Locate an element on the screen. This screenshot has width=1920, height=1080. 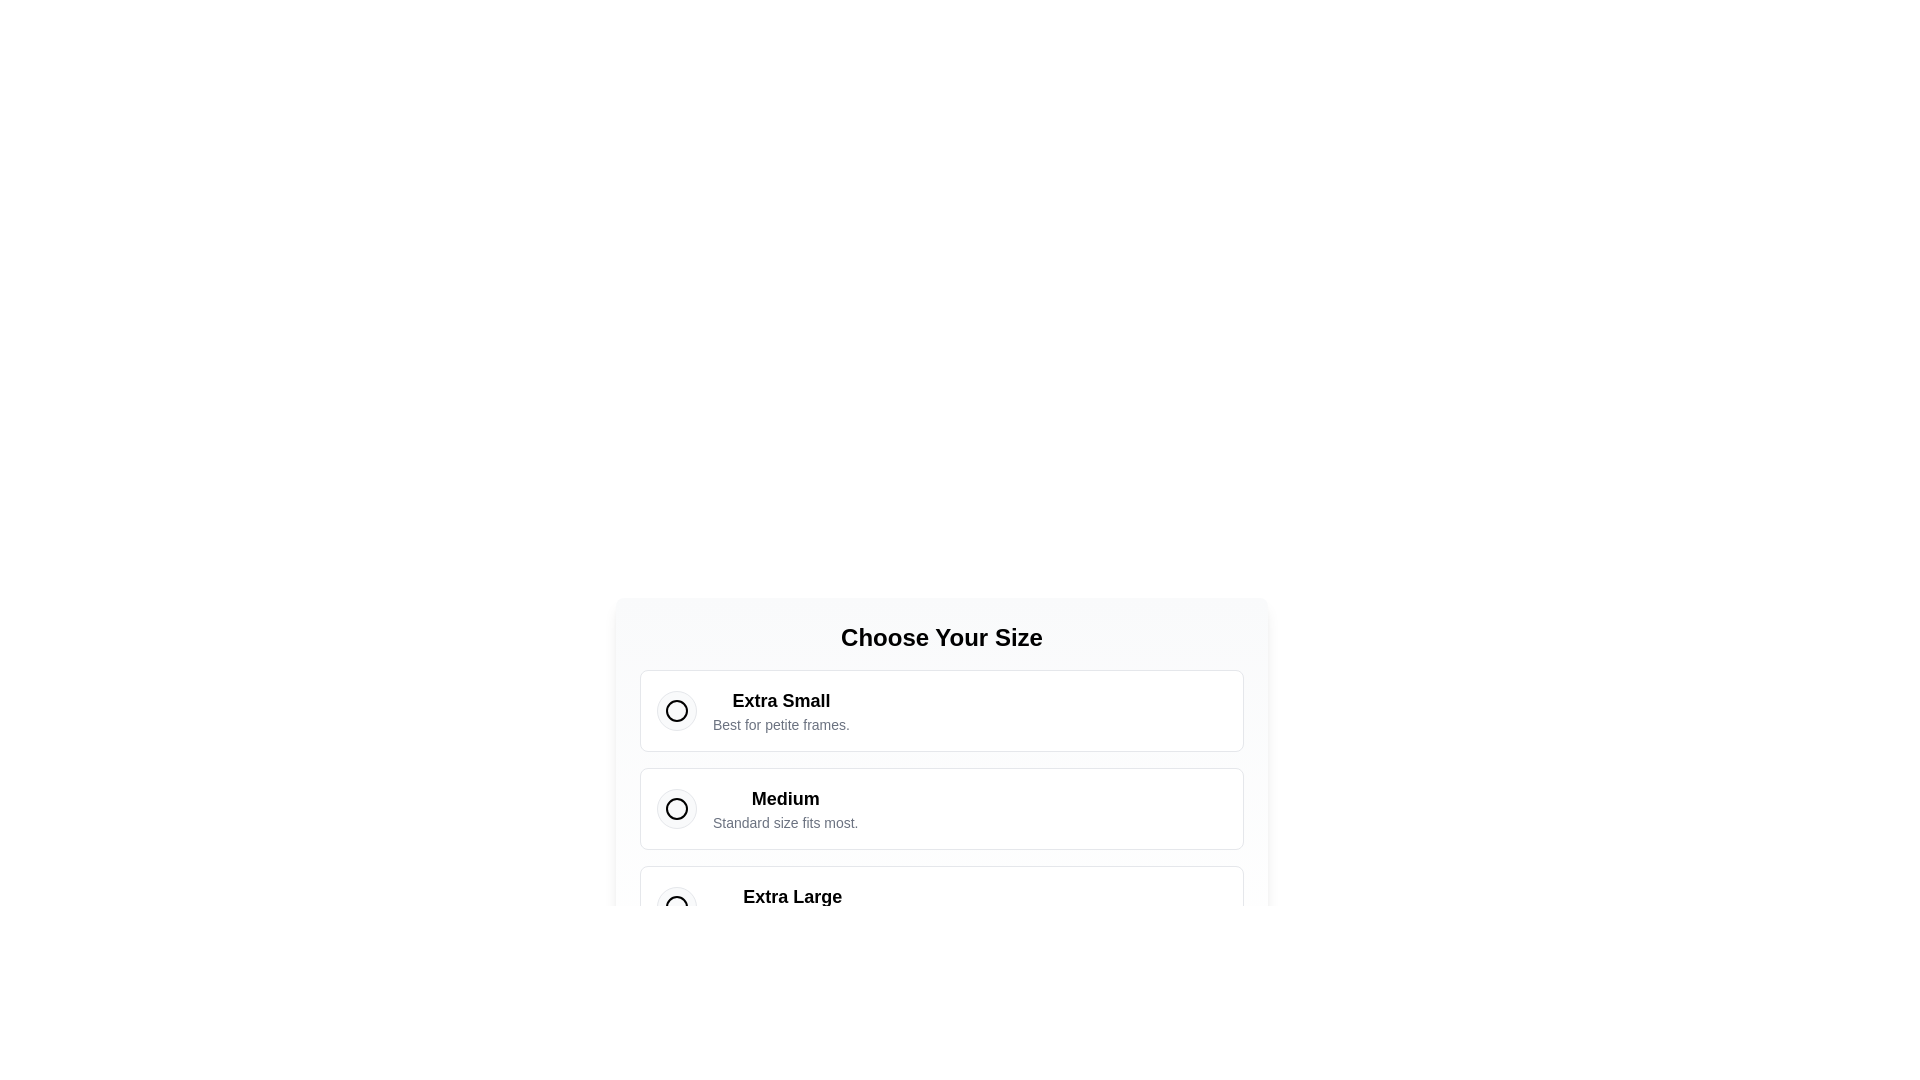
the circular radio button located in the first row under the 'Choose Your Size' header, which is aligned to the left of the text 'Extra Small' and 'Best for petite frames.' is located at coordinates (676, 709).